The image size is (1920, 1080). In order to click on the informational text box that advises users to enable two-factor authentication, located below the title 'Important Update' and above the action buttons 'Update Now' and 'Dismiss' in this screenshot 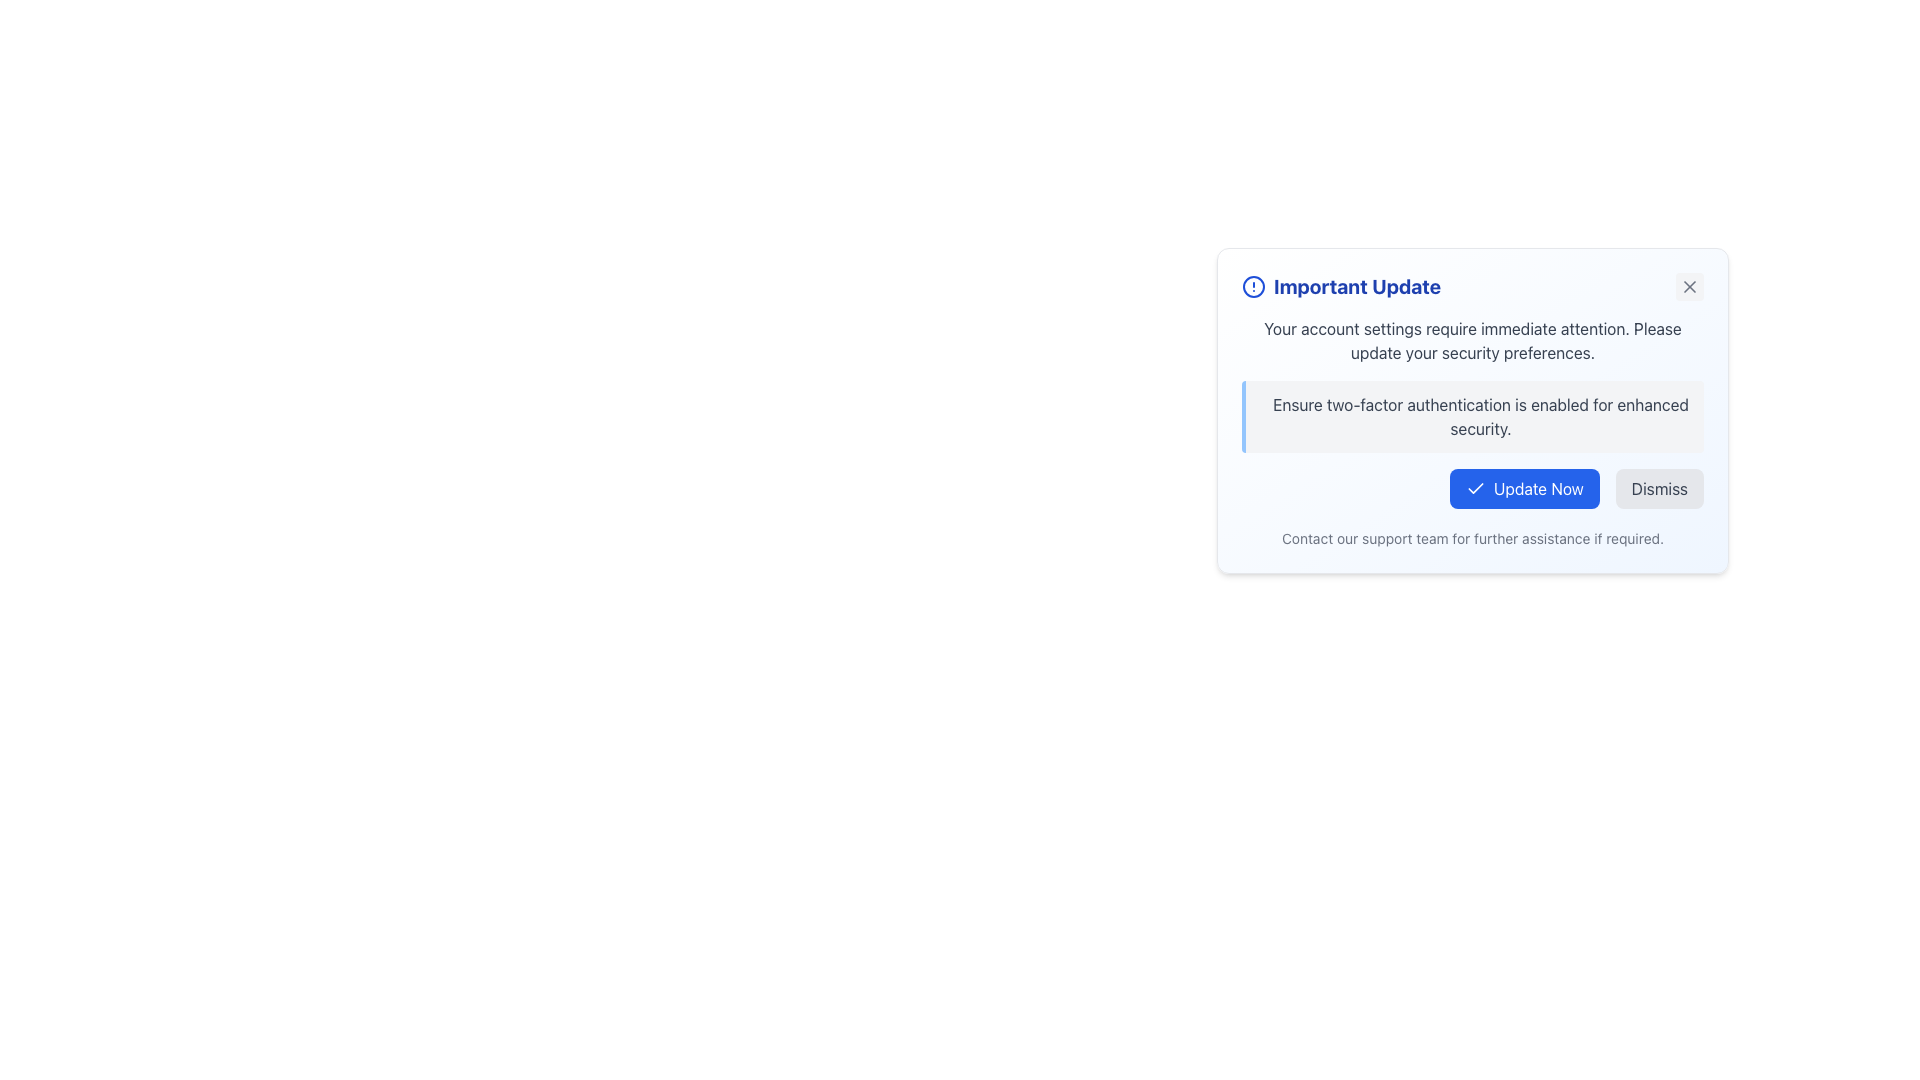, I will do `click(1473, 415)`.